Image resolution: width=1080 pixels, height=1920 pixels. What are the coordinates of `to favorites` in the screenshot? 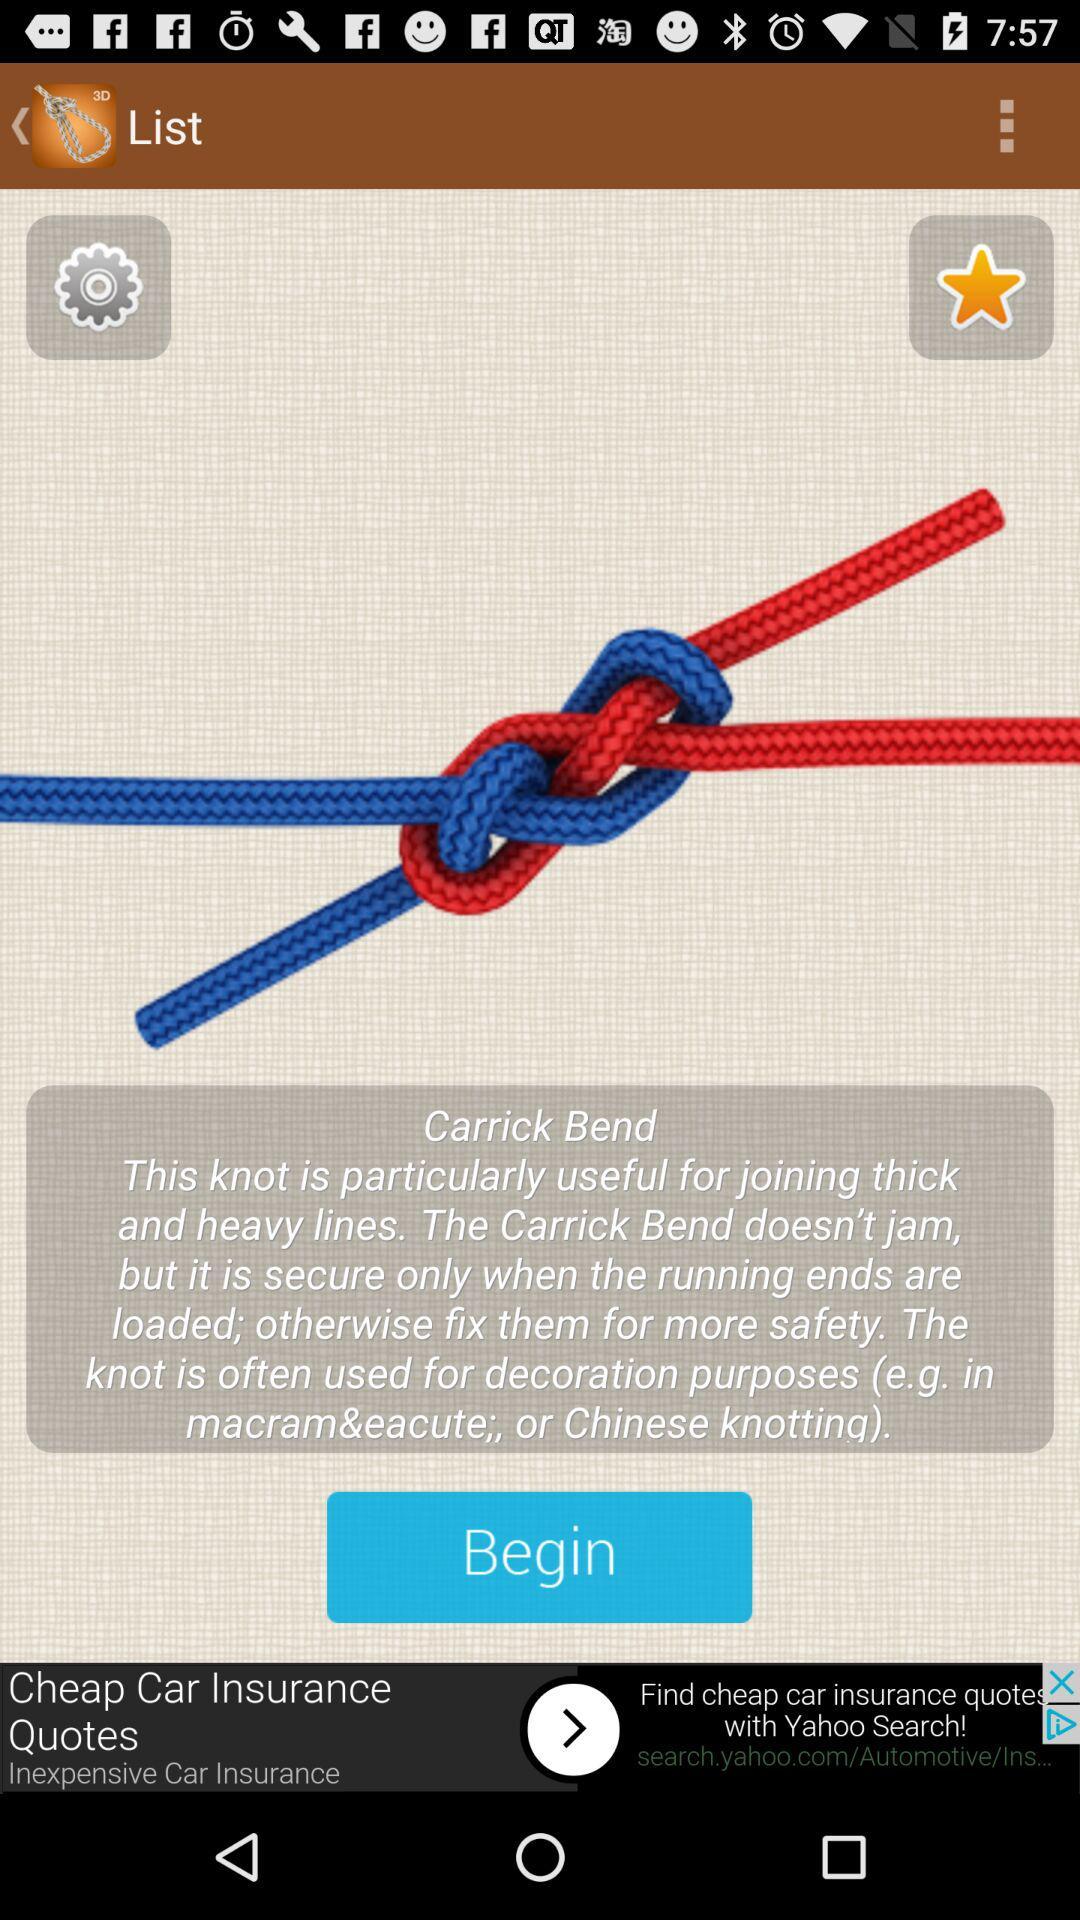 It's located at (980, 286).